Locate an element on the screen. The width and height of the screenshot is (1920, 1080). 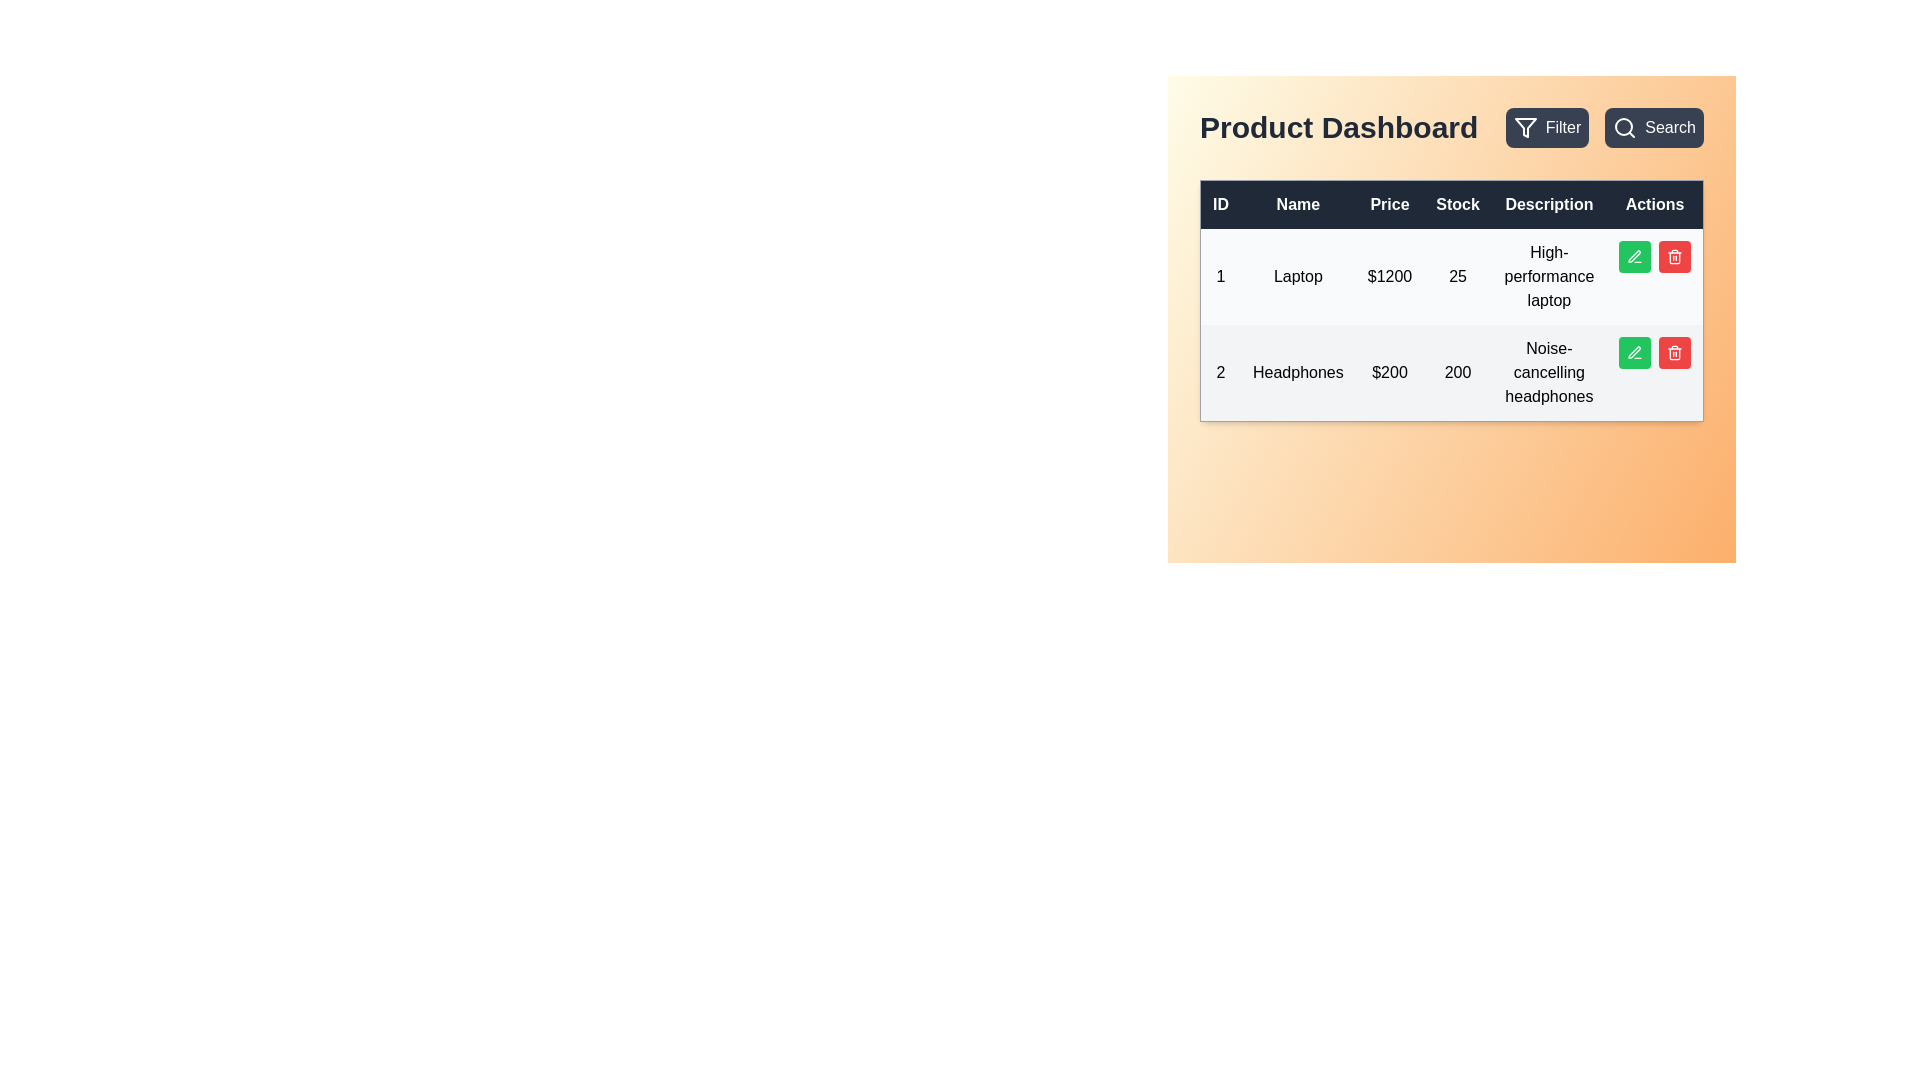
the search icon located in the top-right portion of the interface, within the button labeled 'Search', to initiate a search is located at coordinates (1625, 127).